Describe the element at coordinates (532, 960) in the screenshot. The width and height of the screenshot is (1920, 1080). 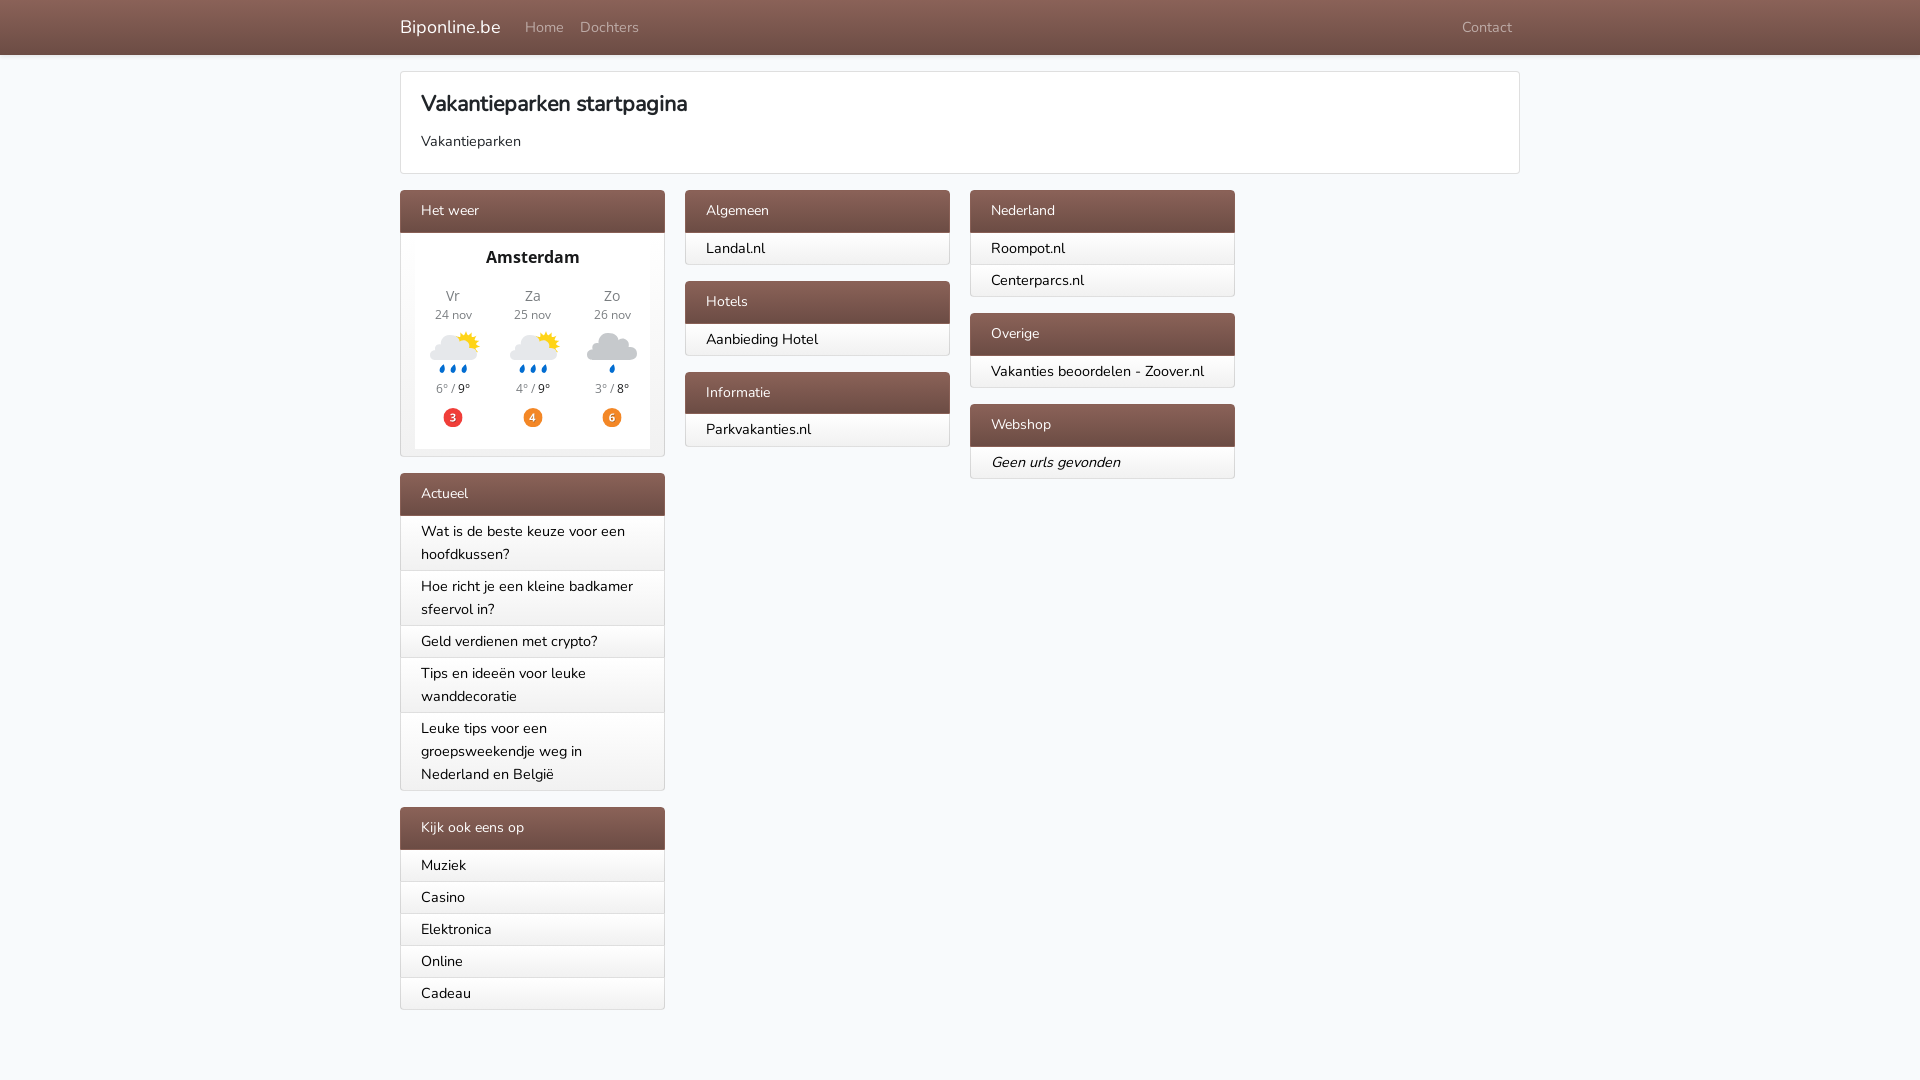
I see `'Online'` at that location.